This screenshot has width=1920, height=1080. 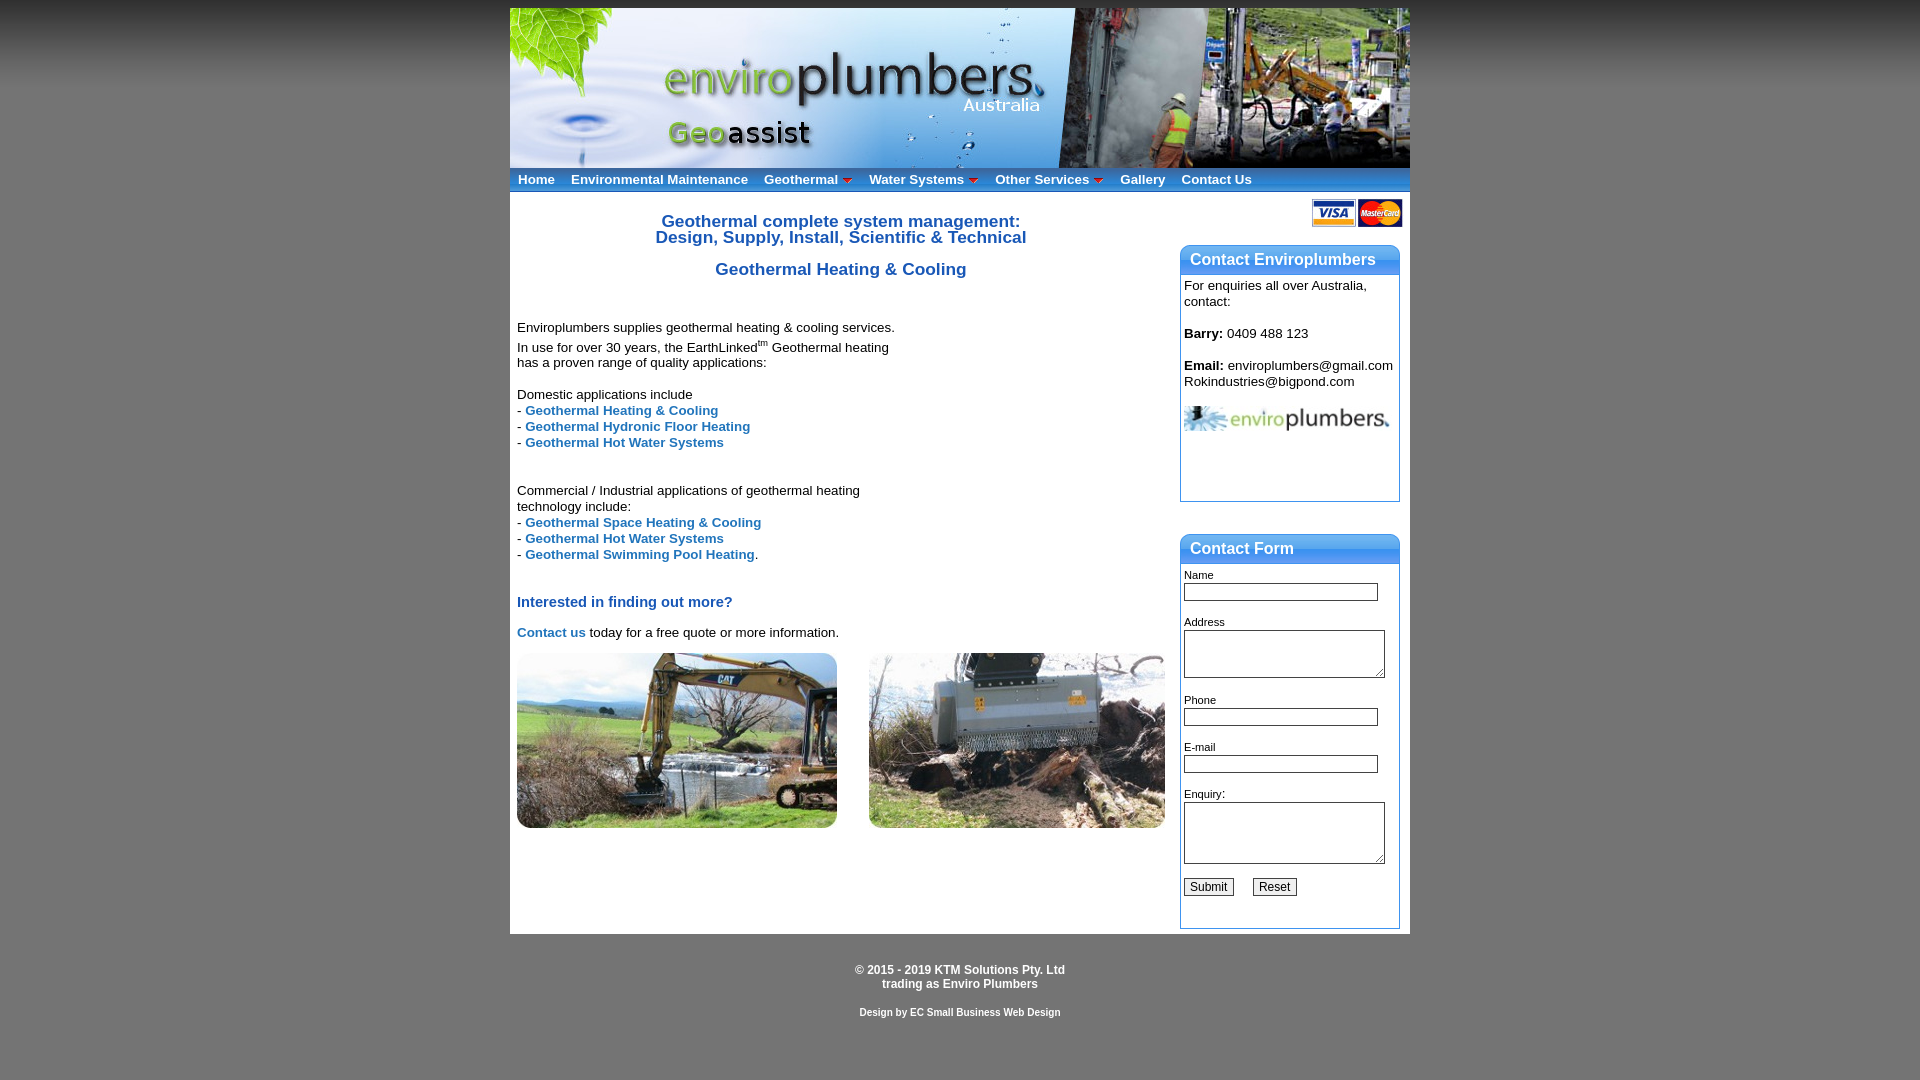 What do you see at coordinates (922, 178) in the screenshot?
I see `'Water Systems'` at bounding box center [922, 178].